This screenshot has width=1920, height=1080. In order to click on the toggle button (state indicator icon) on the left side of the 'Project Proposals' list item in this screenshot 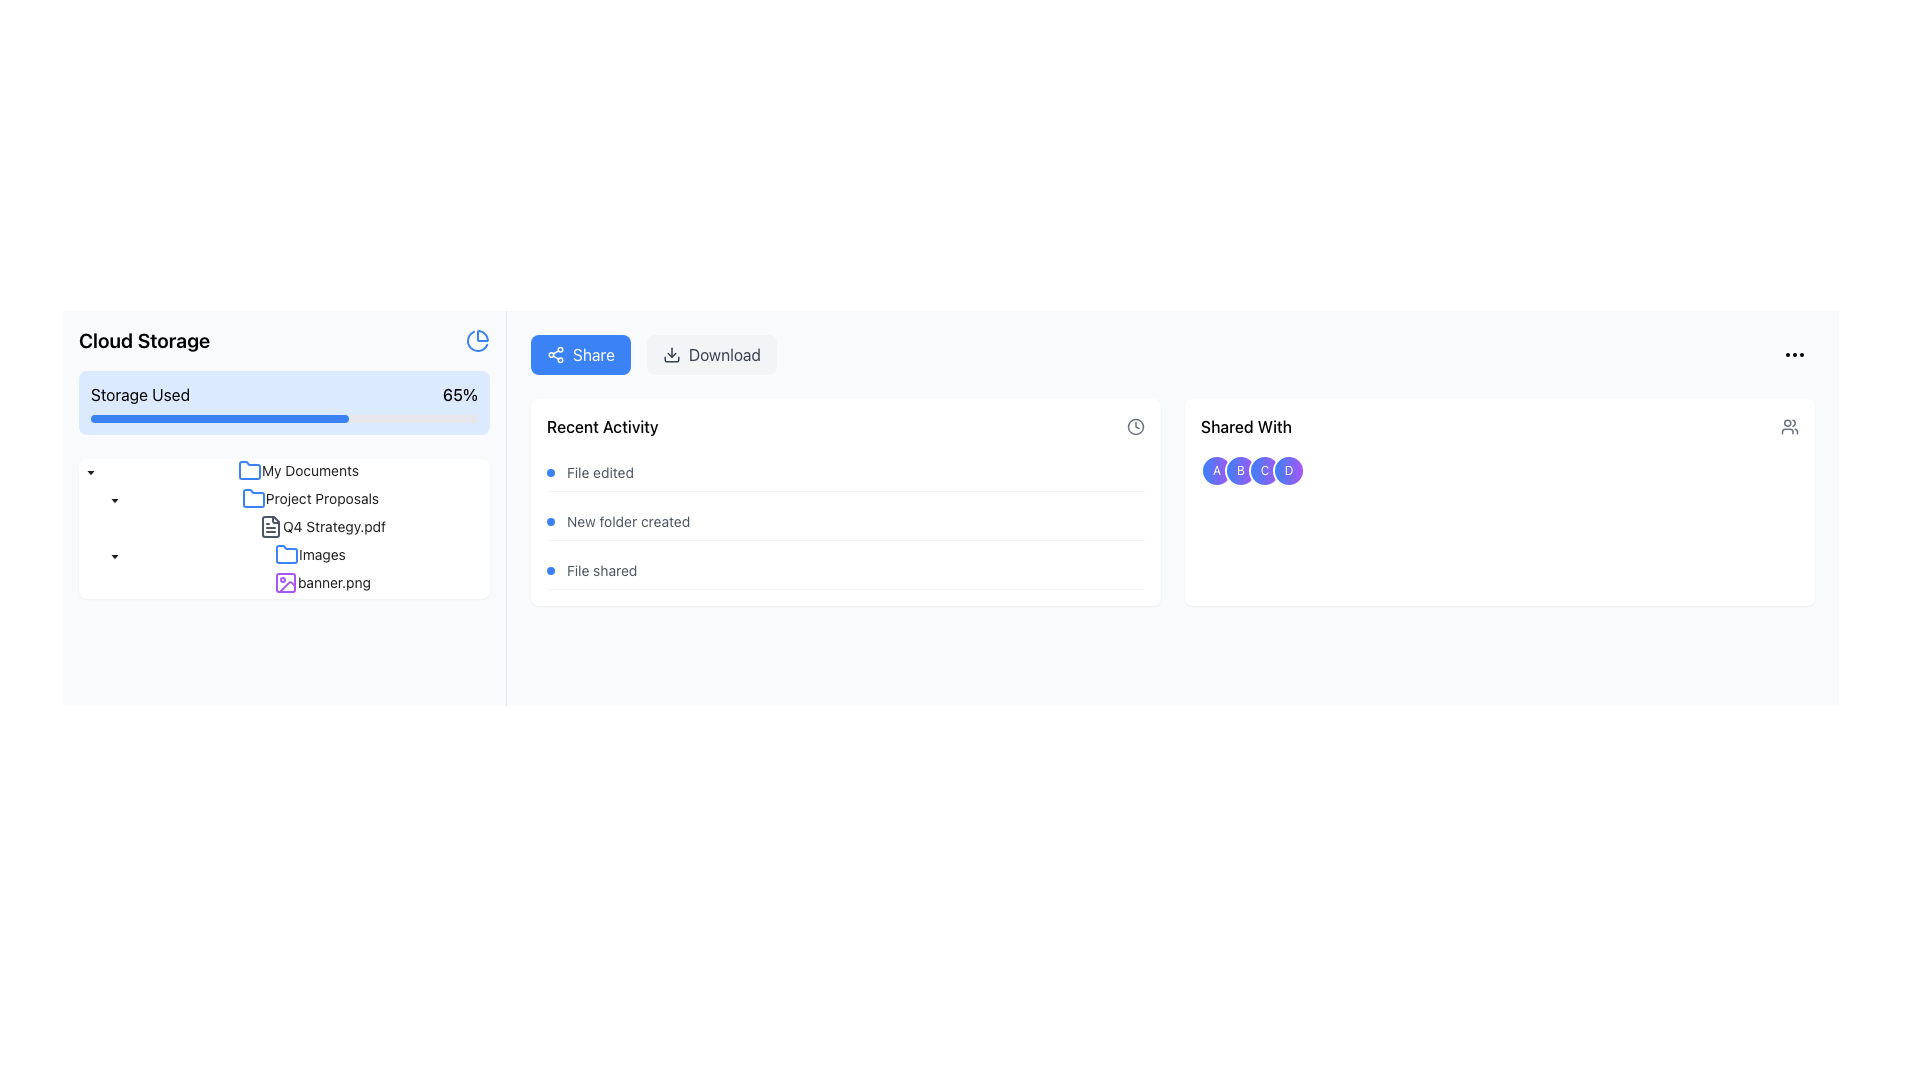, I will do `click(114, 497)`.